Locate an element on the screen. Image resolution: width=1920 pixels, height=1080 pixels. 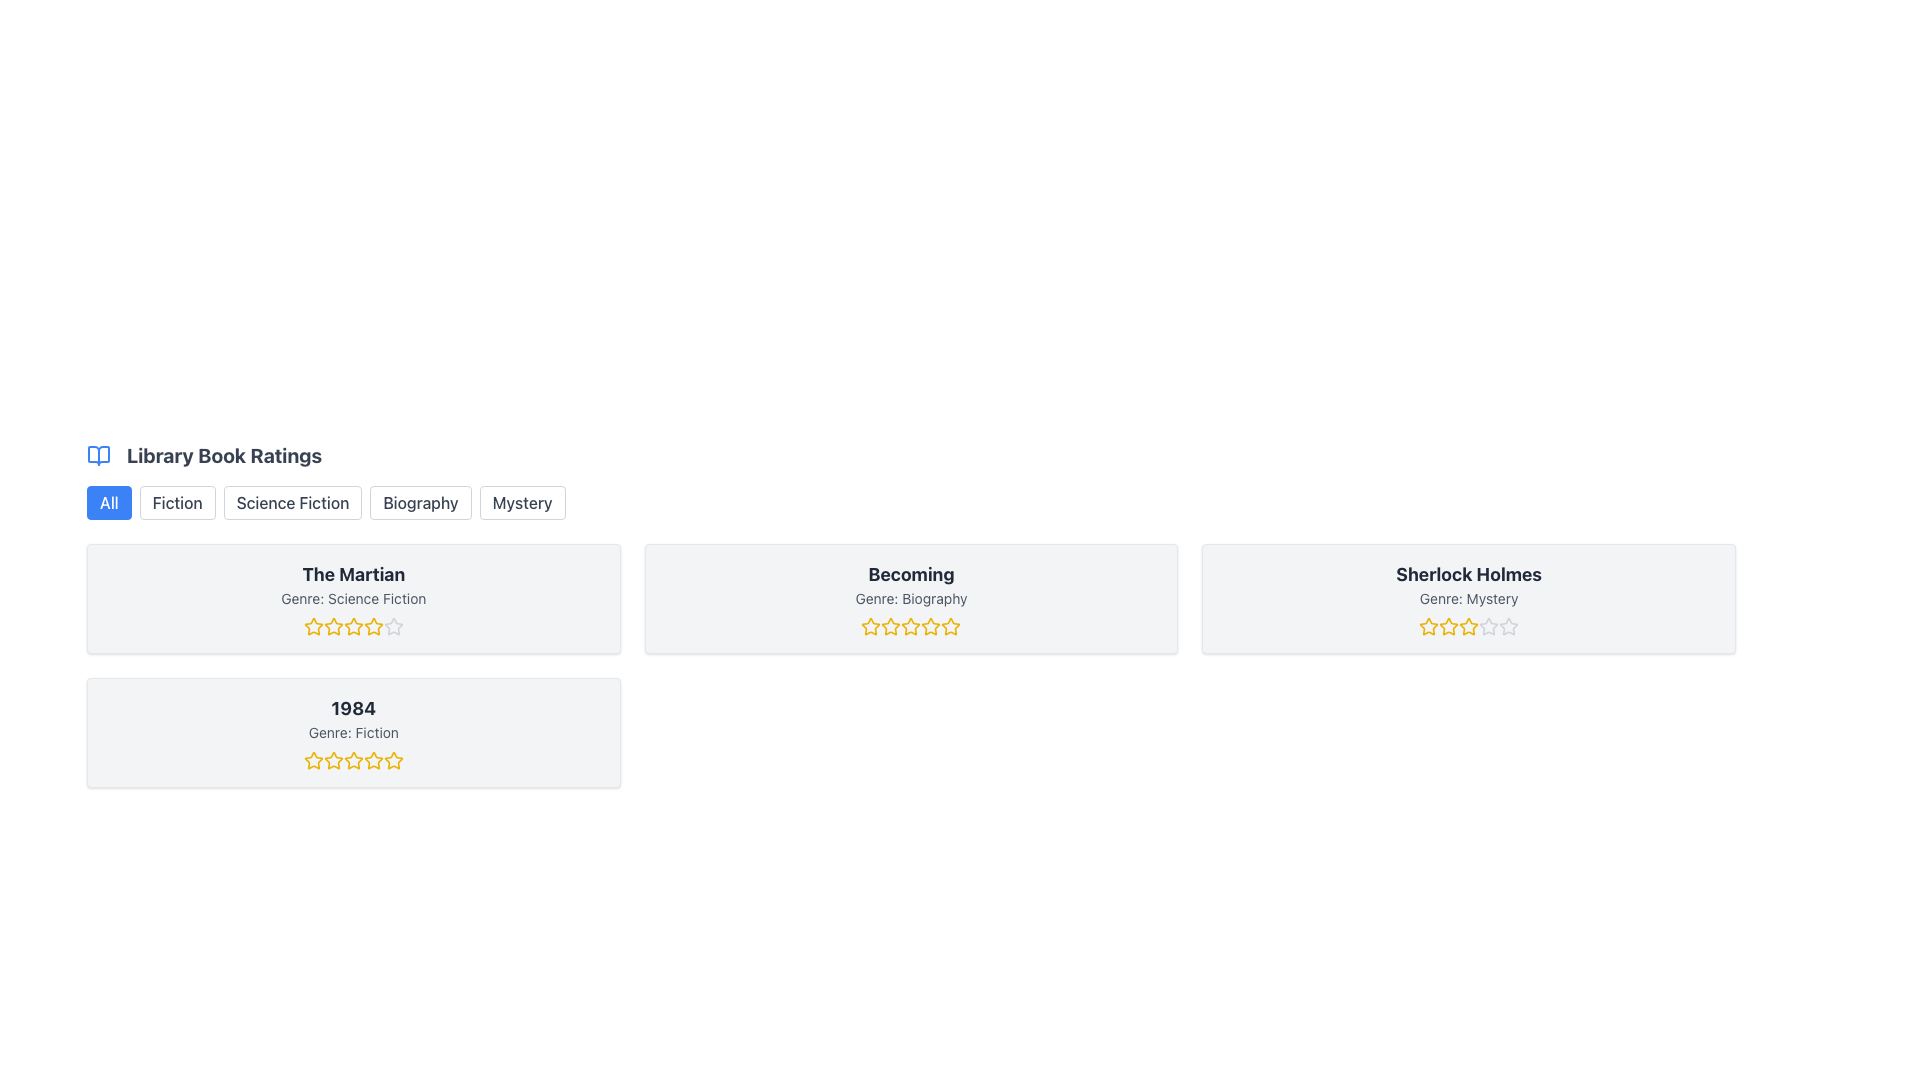
the first star in the rating system located under the title '1984' to rate it is located at coordinates (312, 760).